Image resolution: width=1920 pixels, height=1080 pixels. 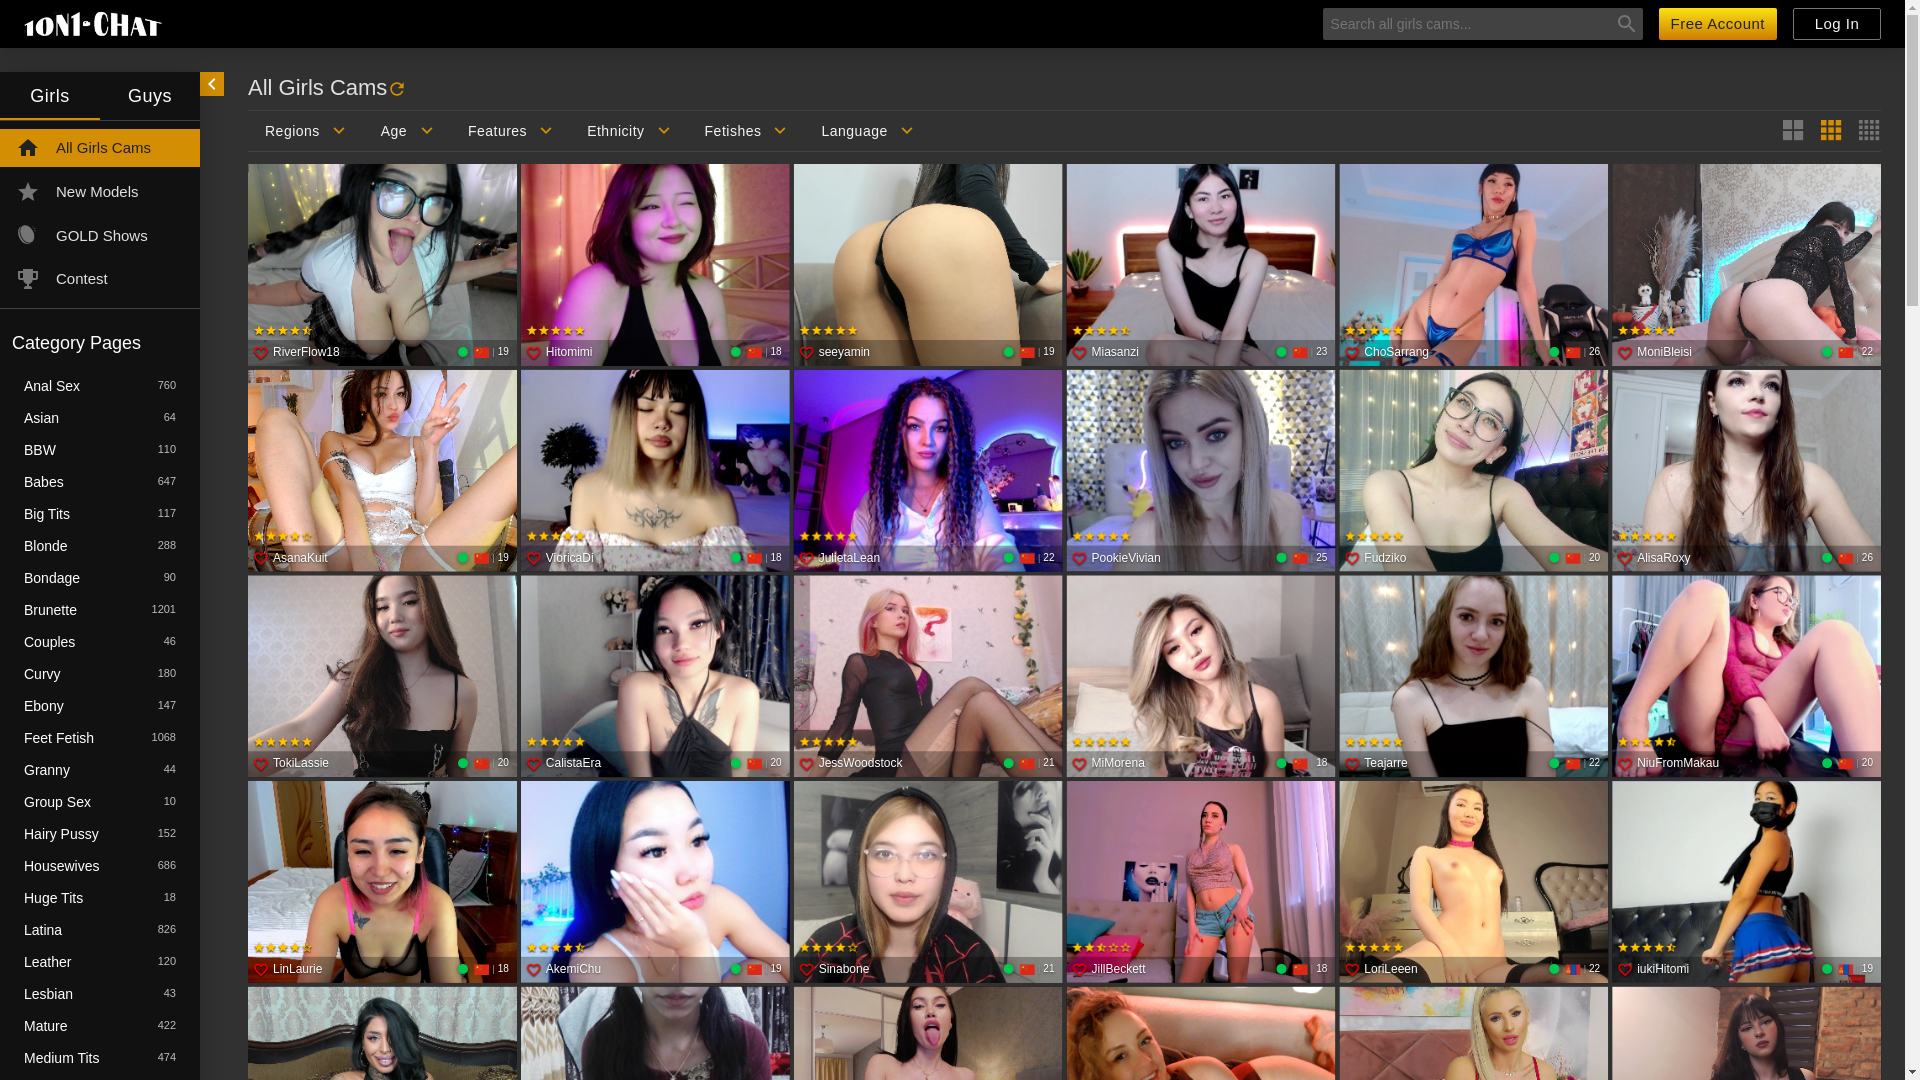 What do you see at coordinates (1473, 882) in the screenshot?
I see `'LoriLeeen` at bounding box center [1473, 882].